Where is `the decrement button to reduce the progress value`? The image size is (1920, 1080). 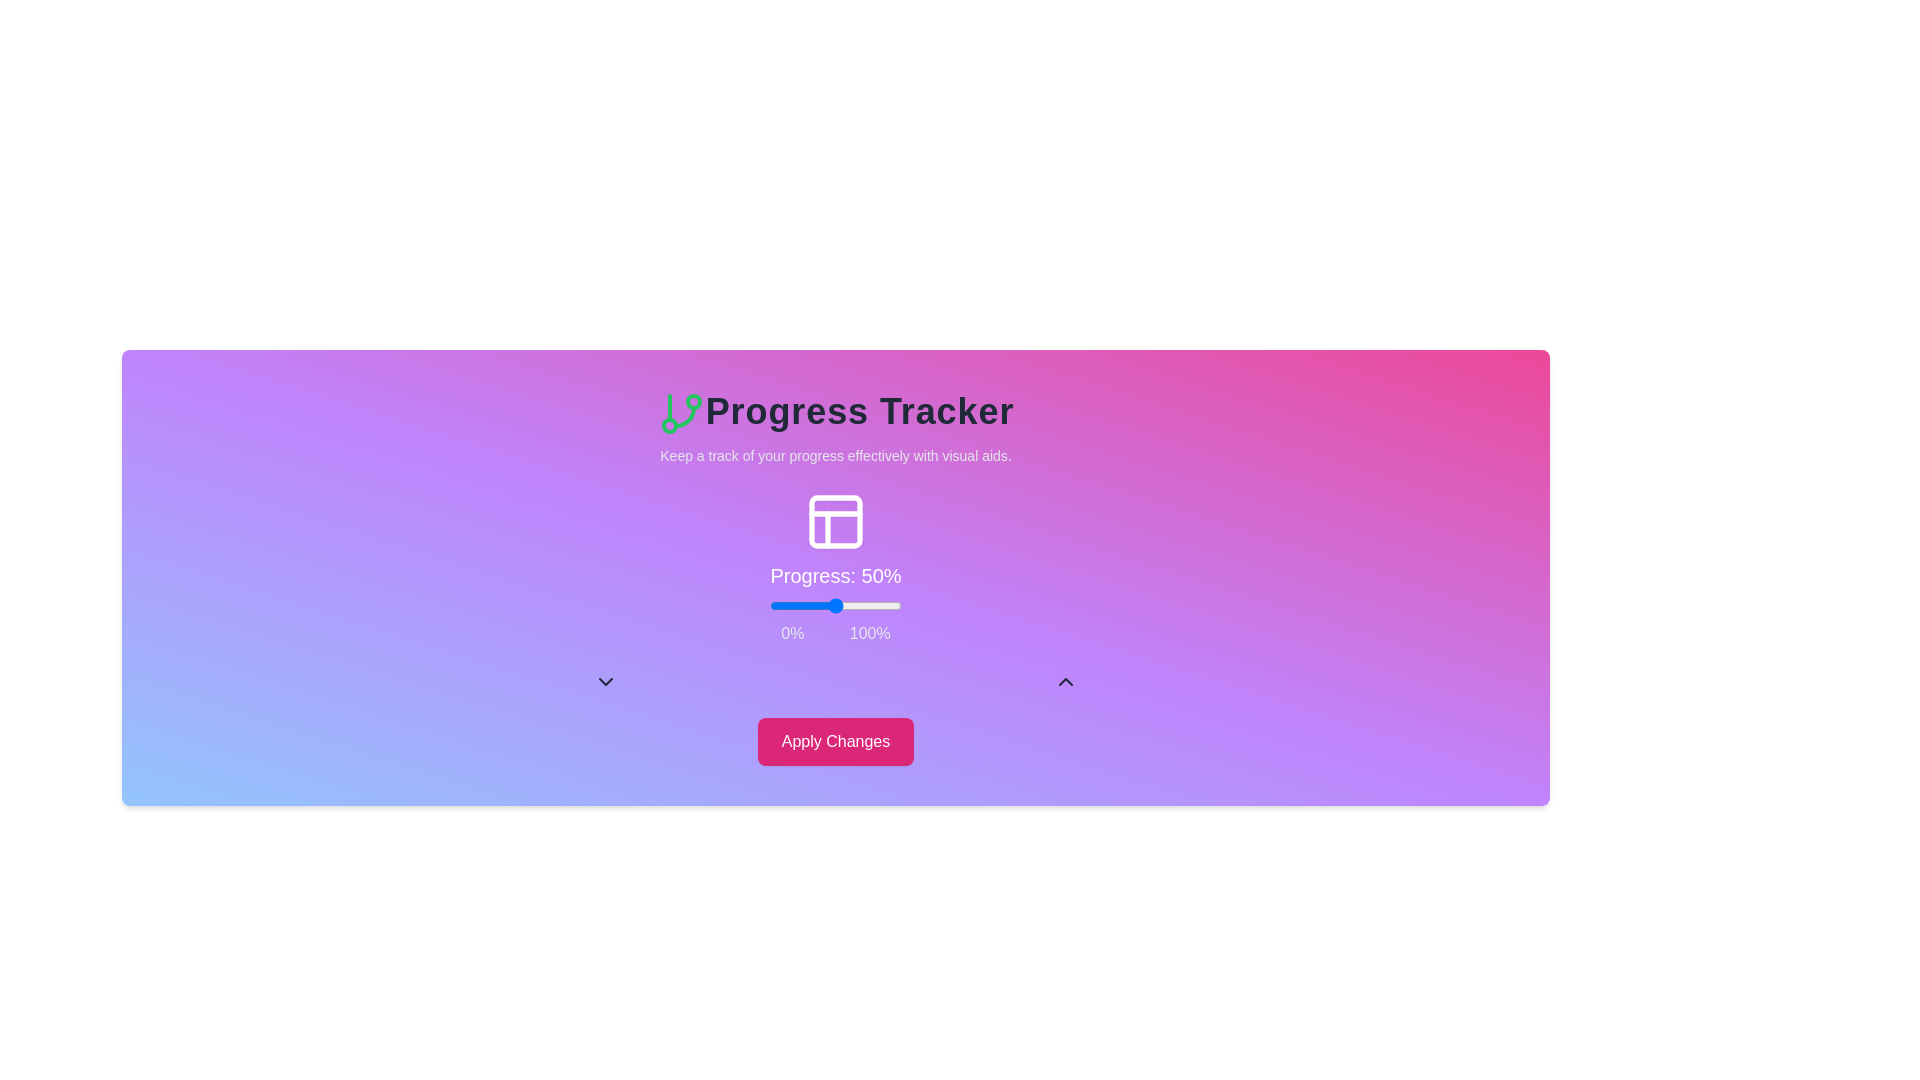 the decrement button to reduce the progress value is located at coordinates (604, 681).